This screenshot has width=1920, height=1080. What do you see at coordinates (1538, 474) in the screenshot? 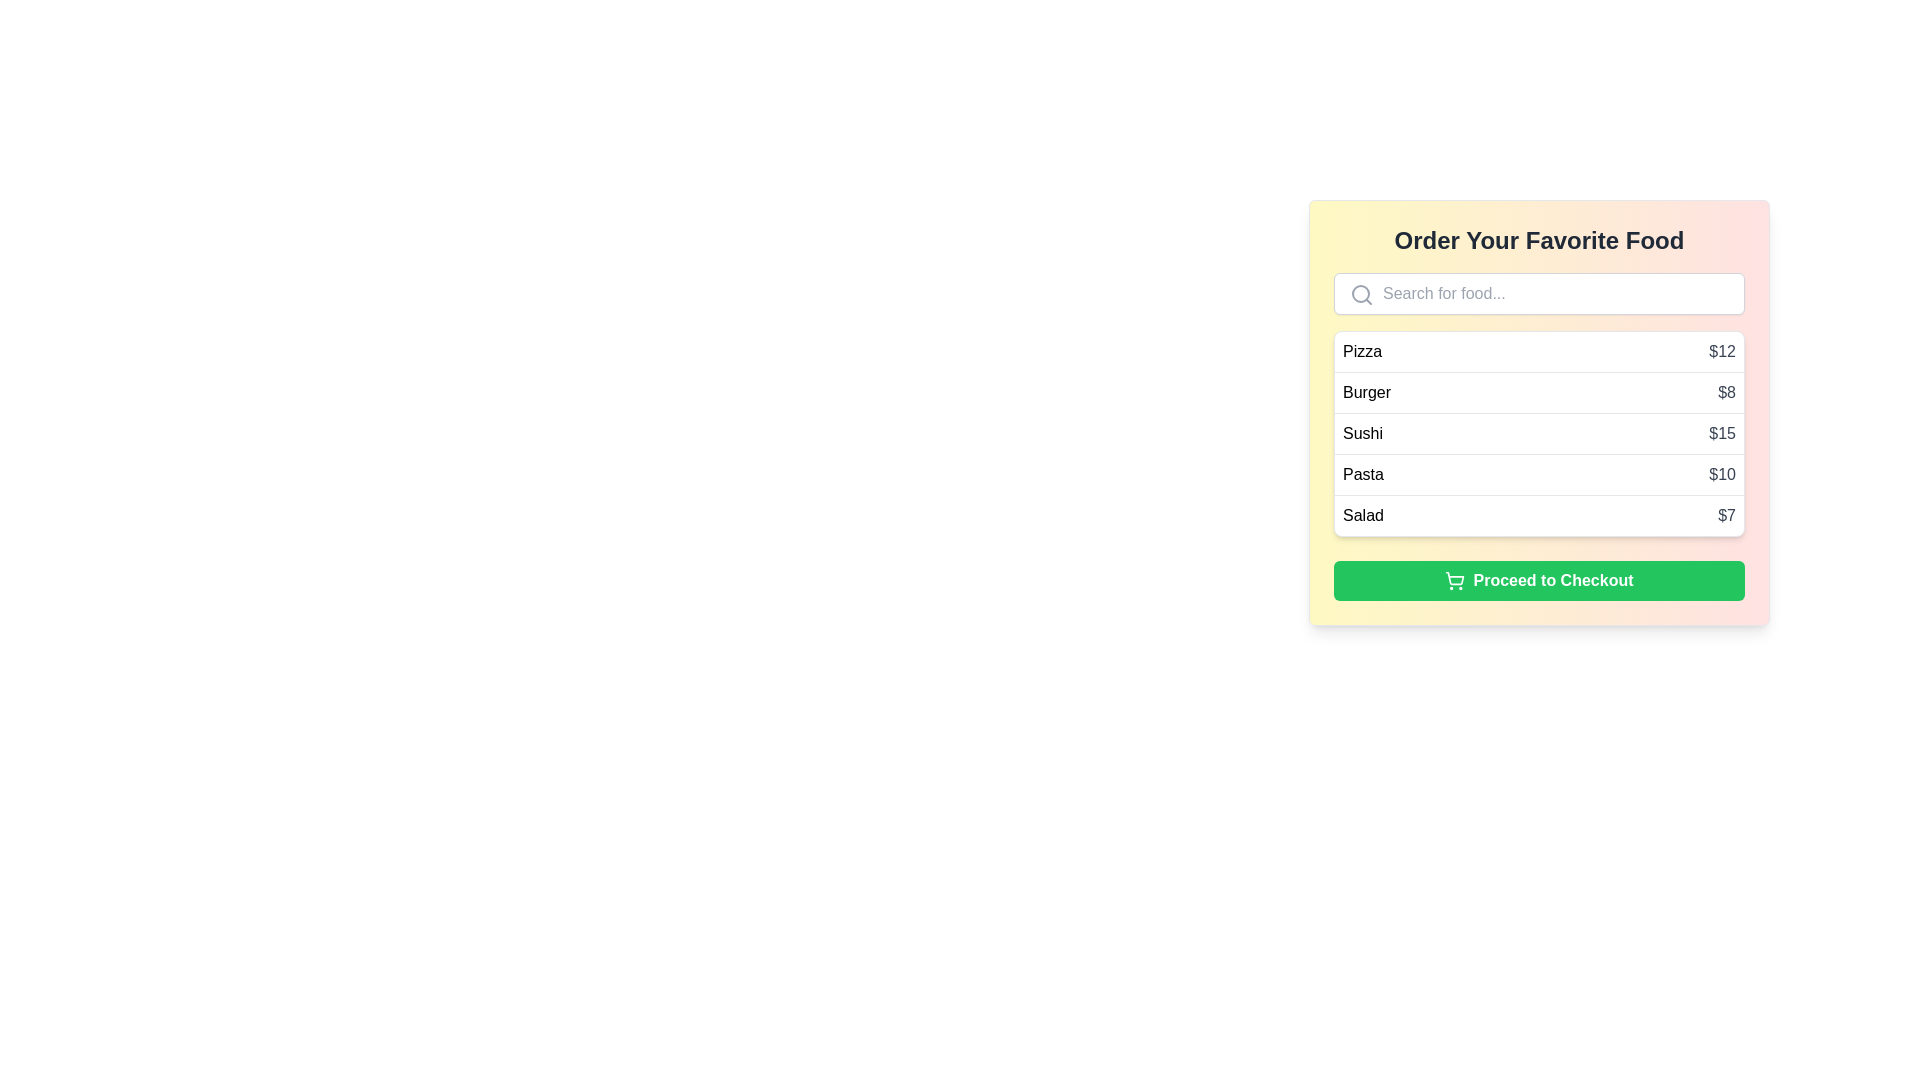
I see `the 'Pasta' list item in the food ordering list` at bounding box center [1538, 474].